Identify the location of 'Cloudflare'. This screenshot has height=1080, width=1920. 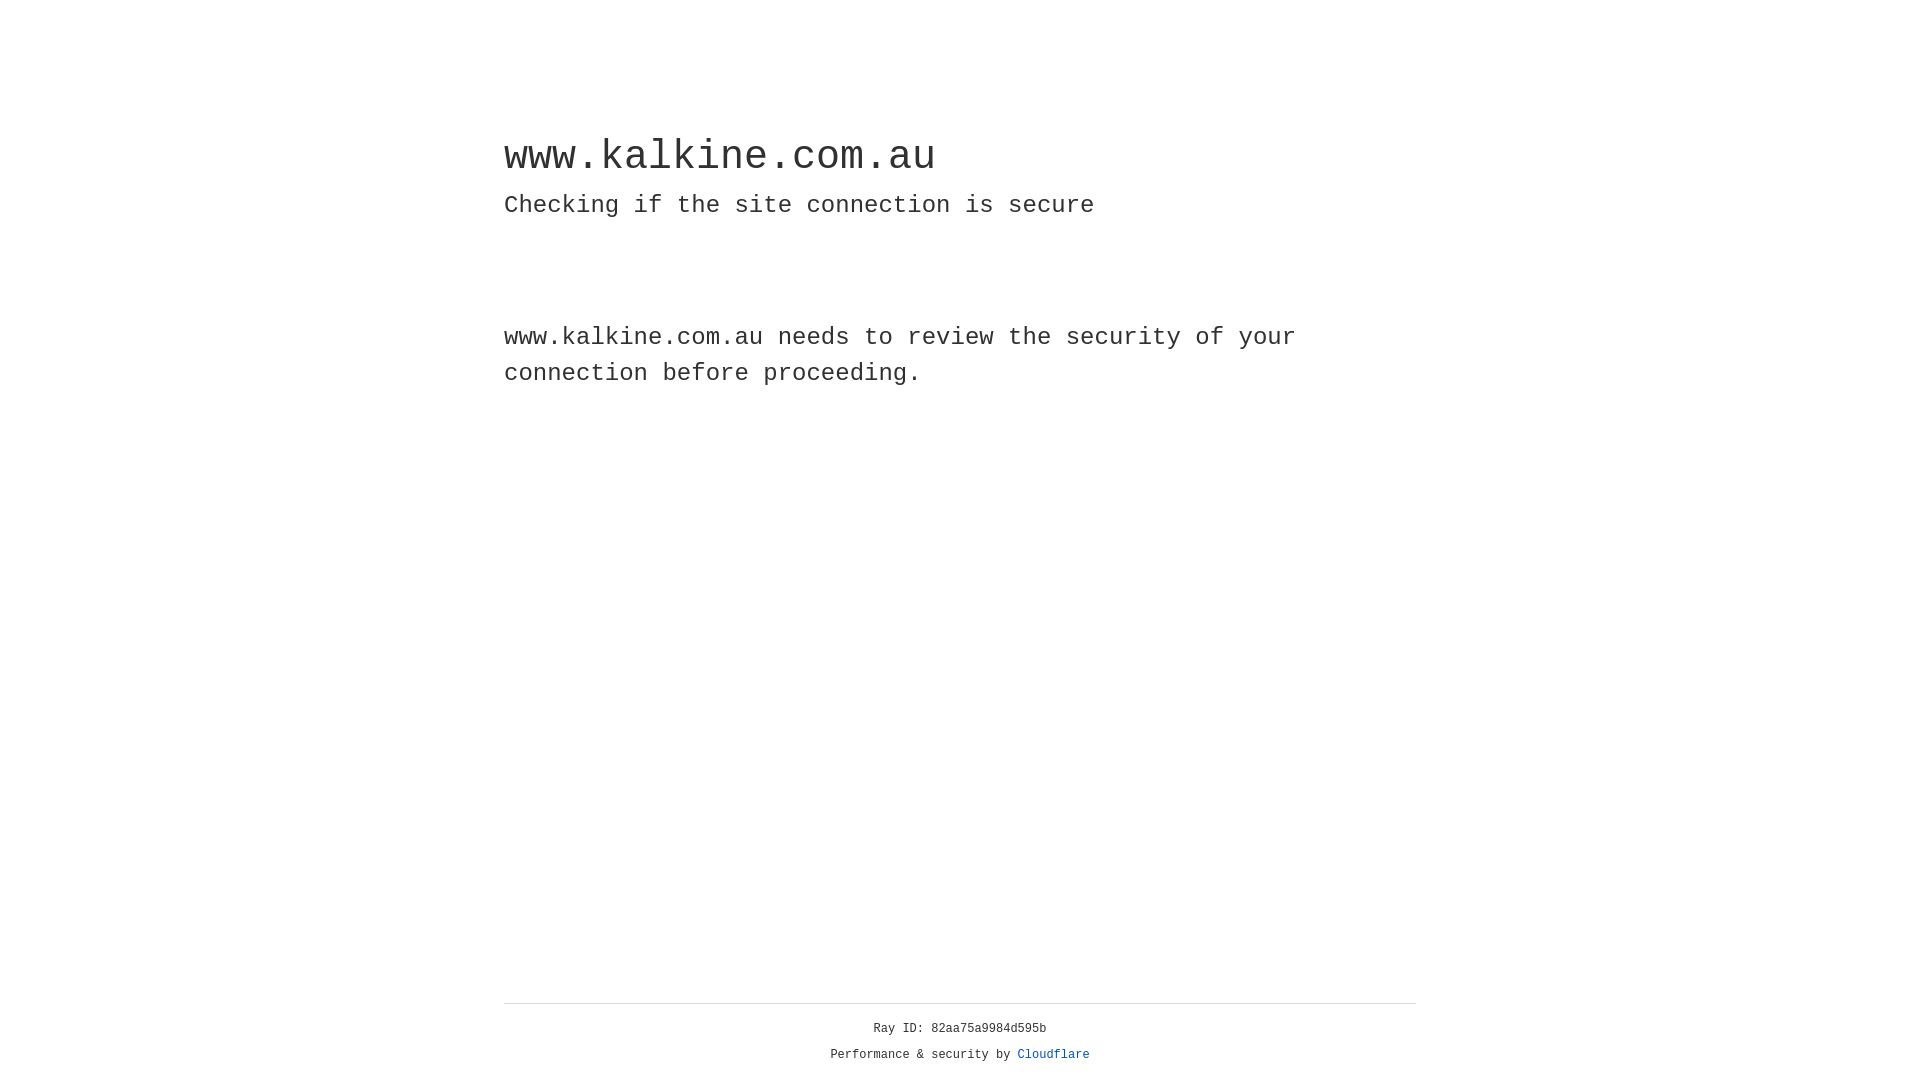
(1017, 1054).